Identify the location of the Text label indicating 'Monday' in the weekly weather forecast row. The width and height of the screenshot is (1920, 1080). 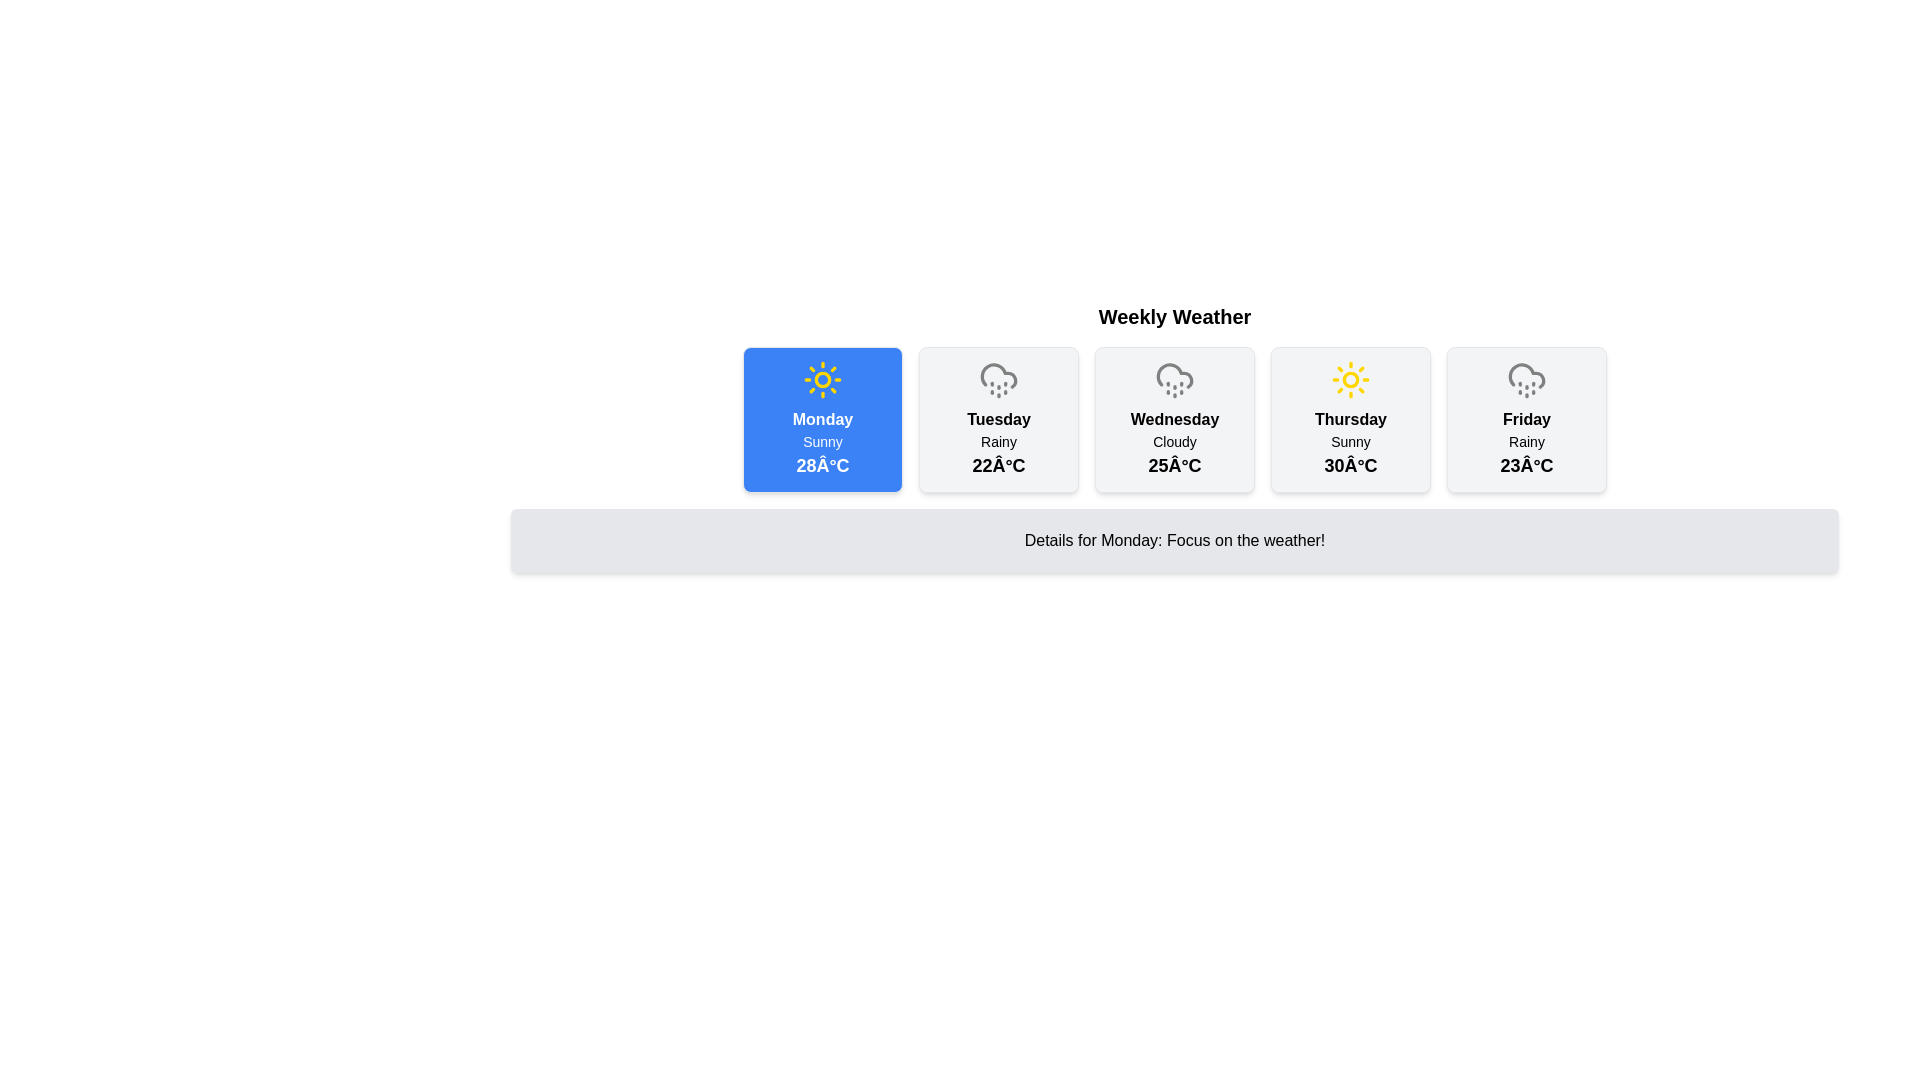
(822, 419).